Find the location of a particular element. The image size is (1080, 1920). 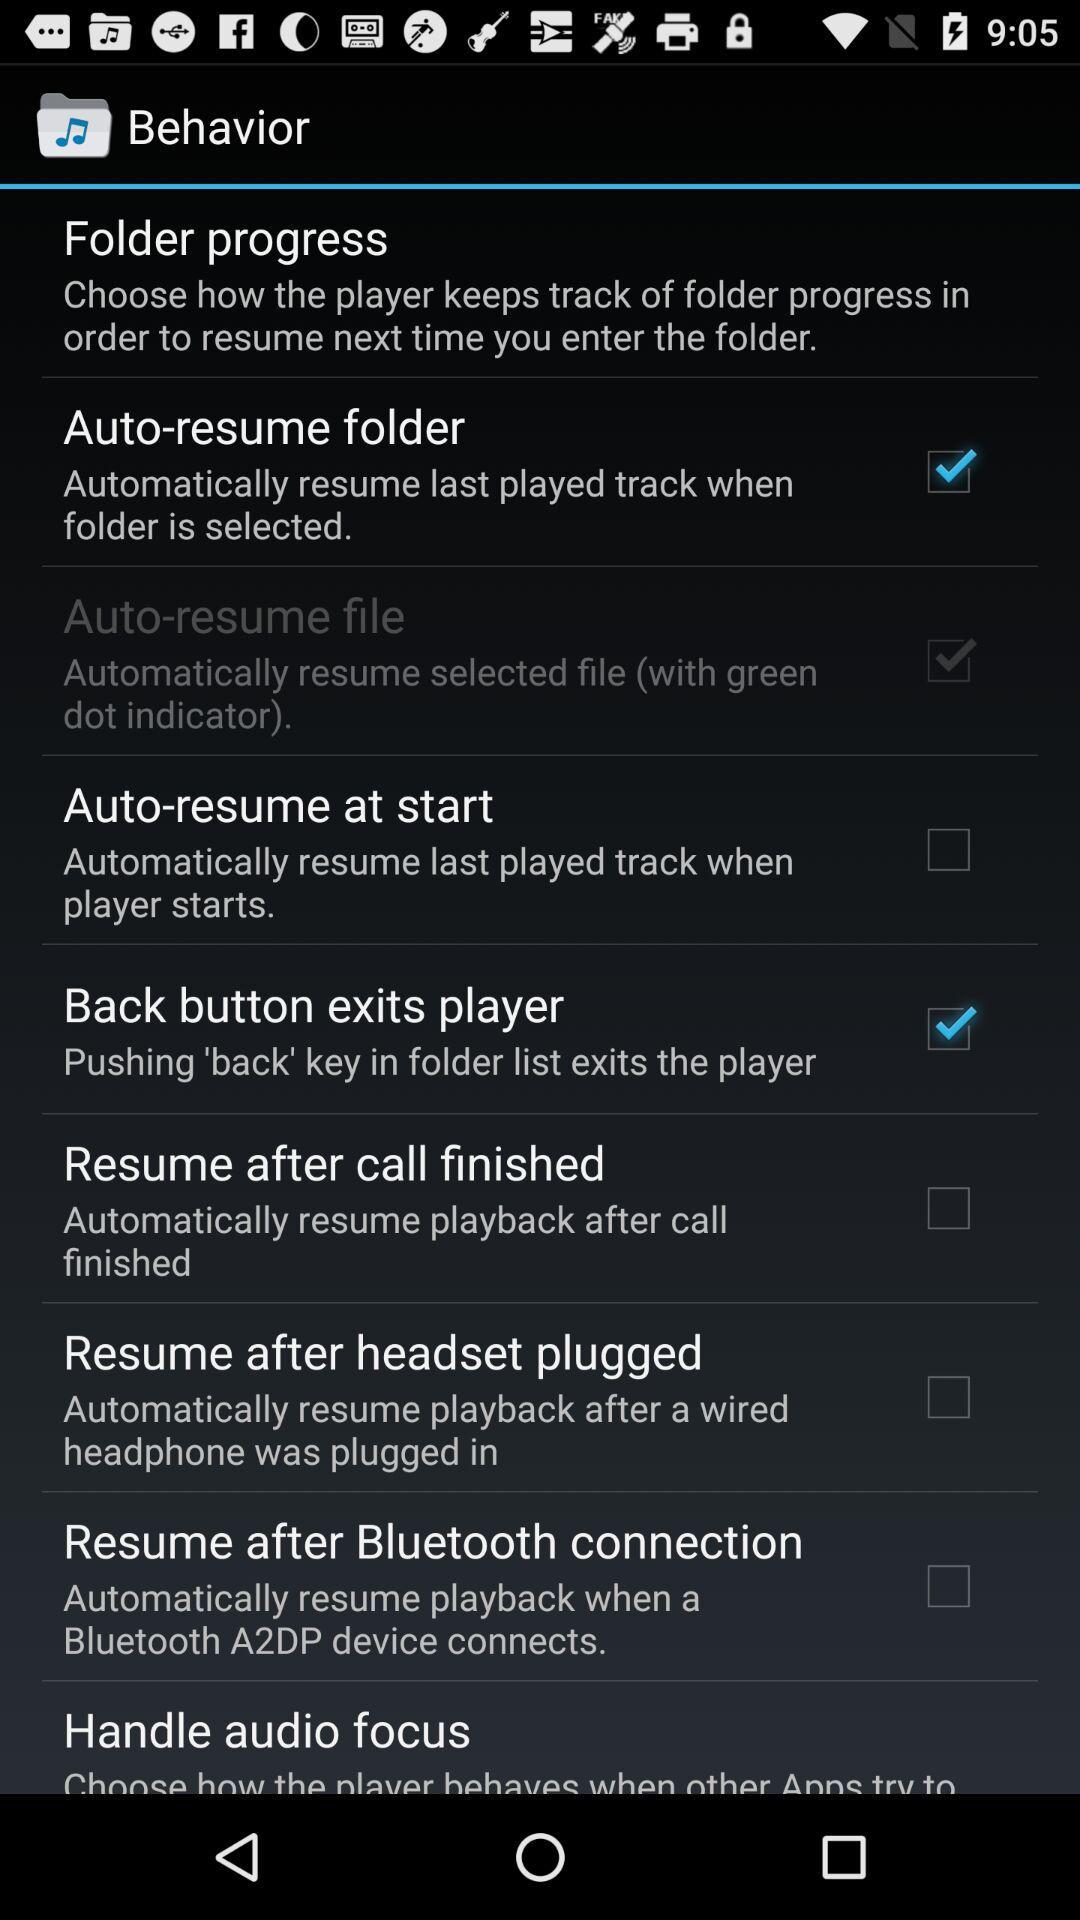

handle audio focus item is located at coordinates (265, 1728).